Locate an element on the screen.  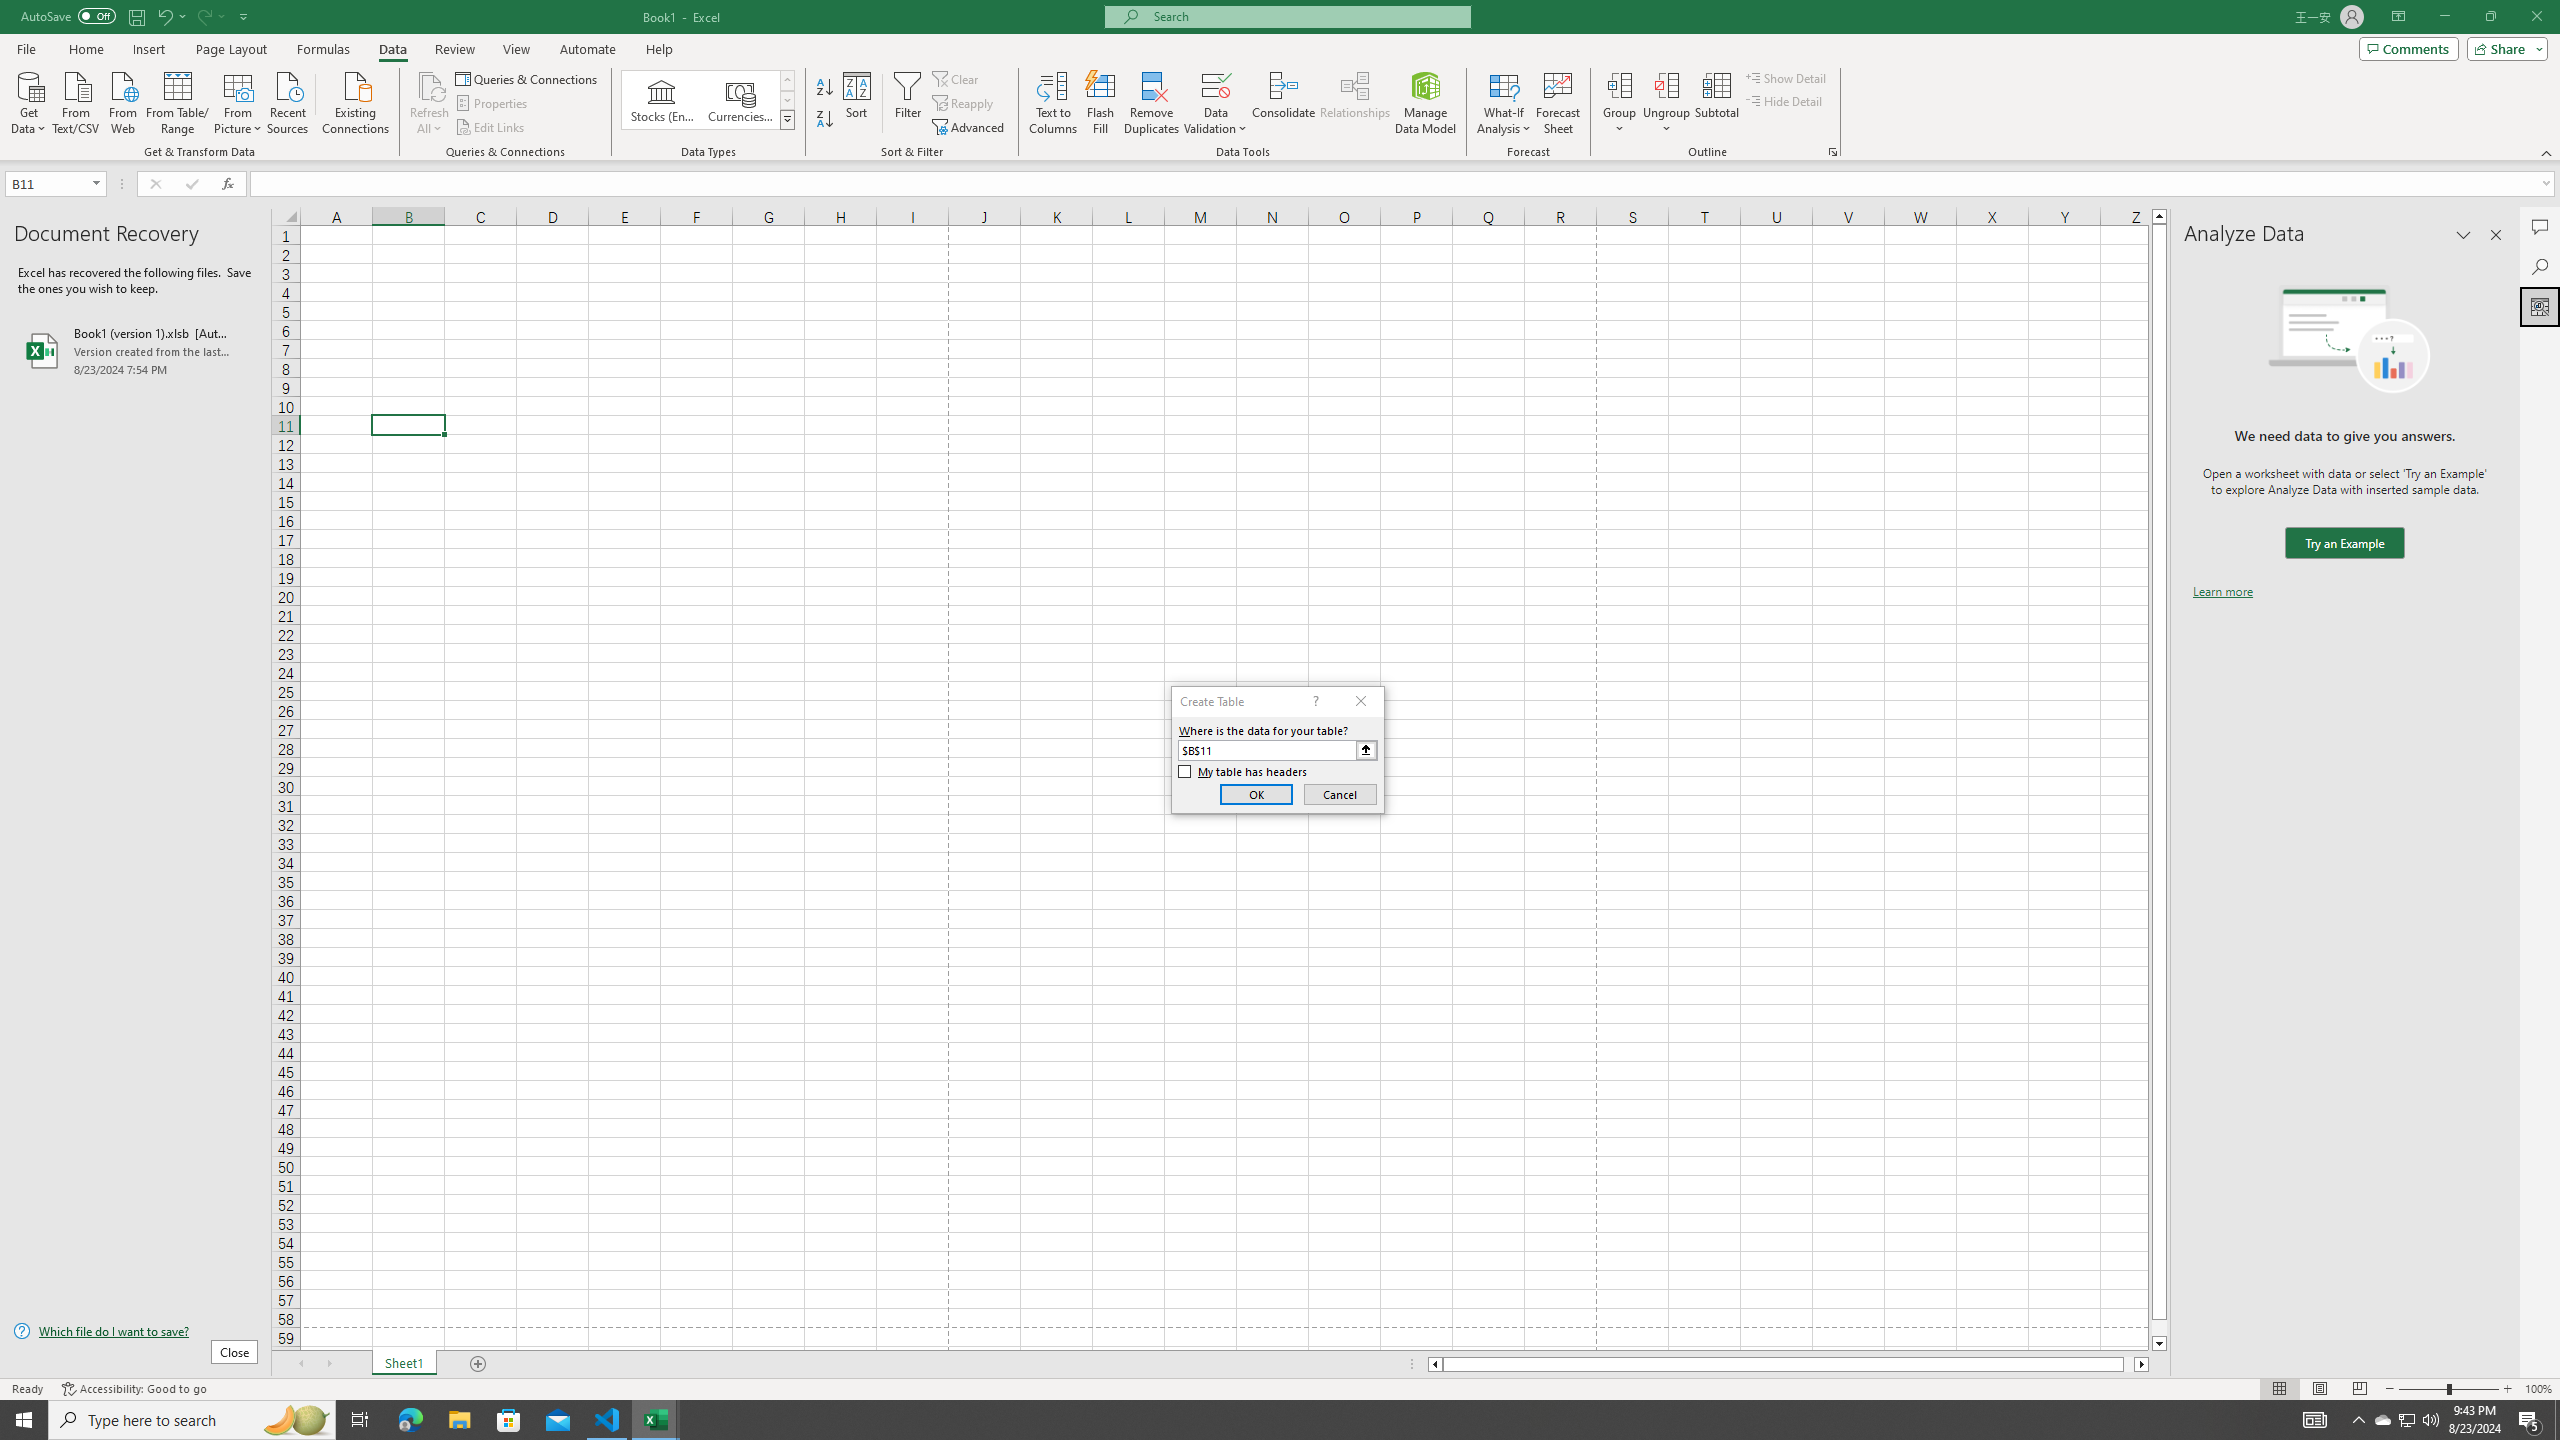
'From Table/Range' is located at coordinates (176, 100).